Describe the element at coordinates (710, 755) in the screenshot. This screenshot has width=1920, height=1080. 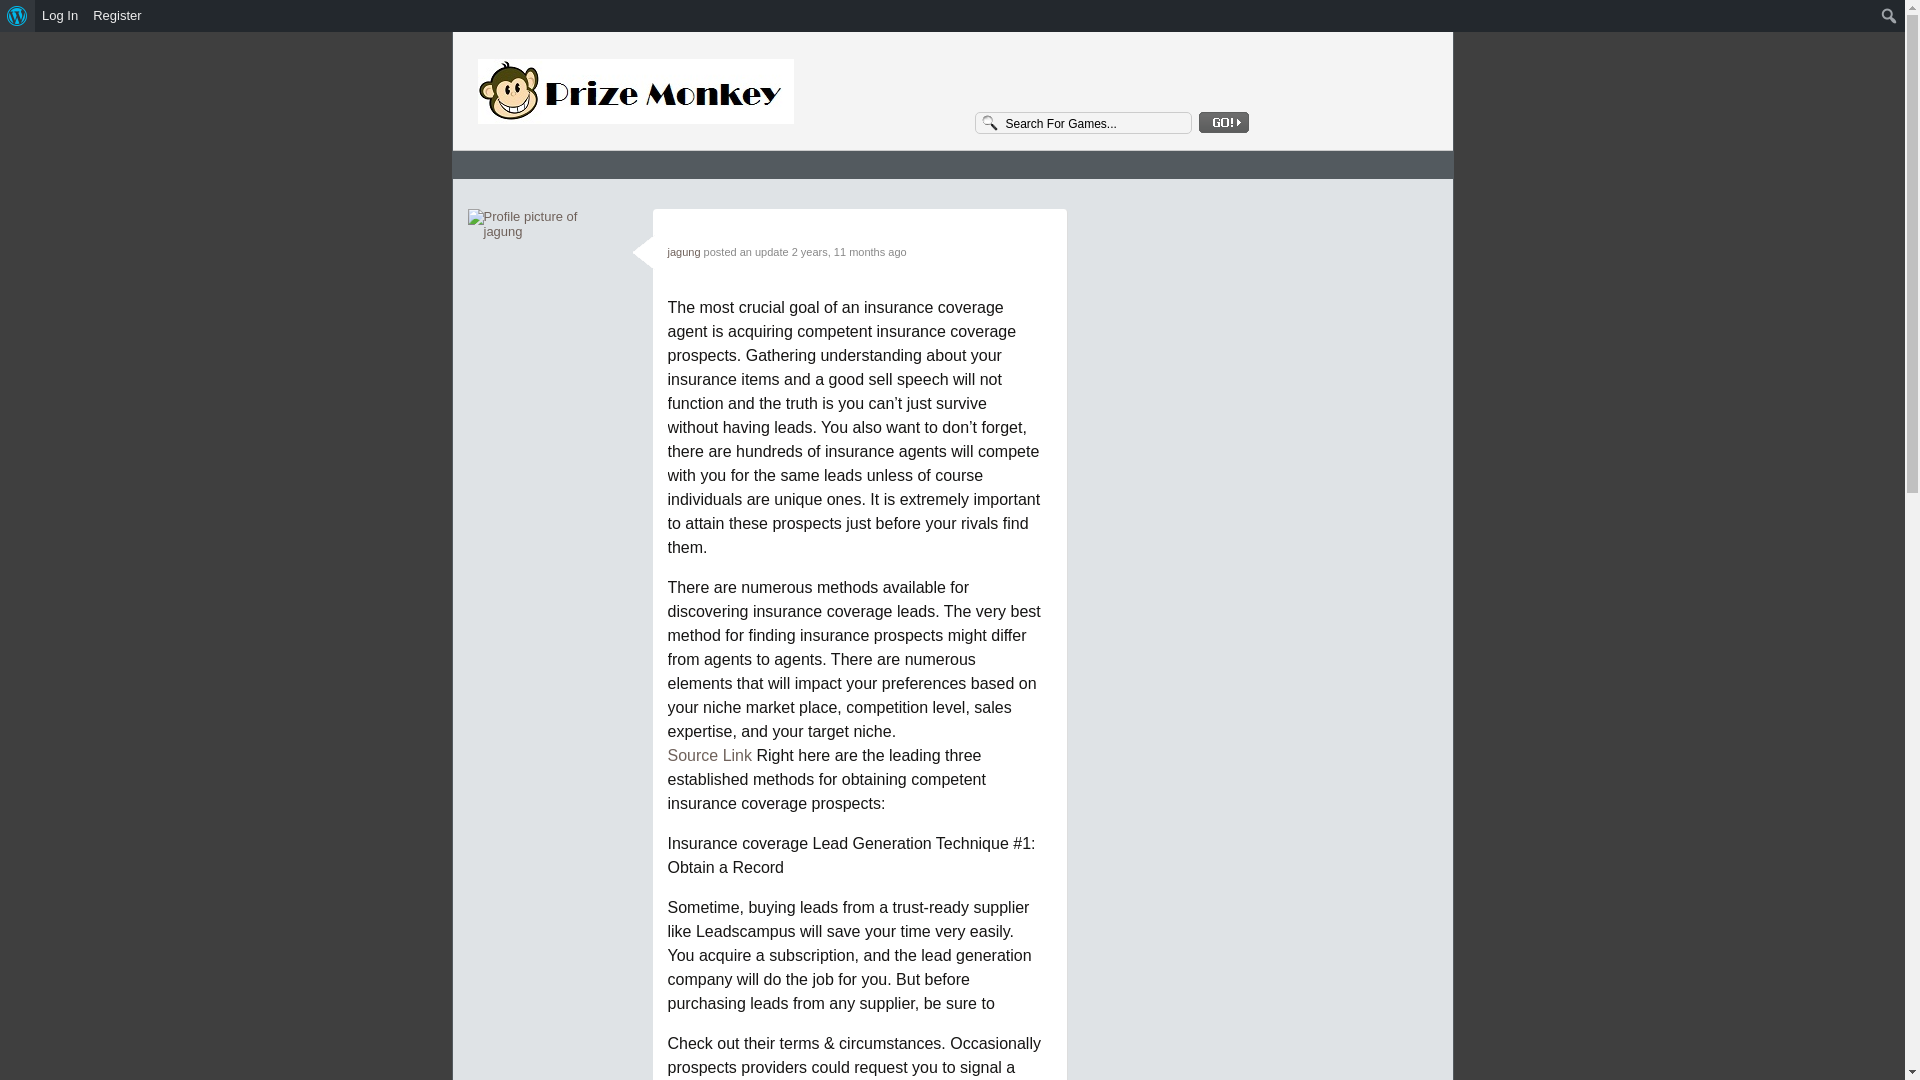
I see `'Source Link'` at that location.